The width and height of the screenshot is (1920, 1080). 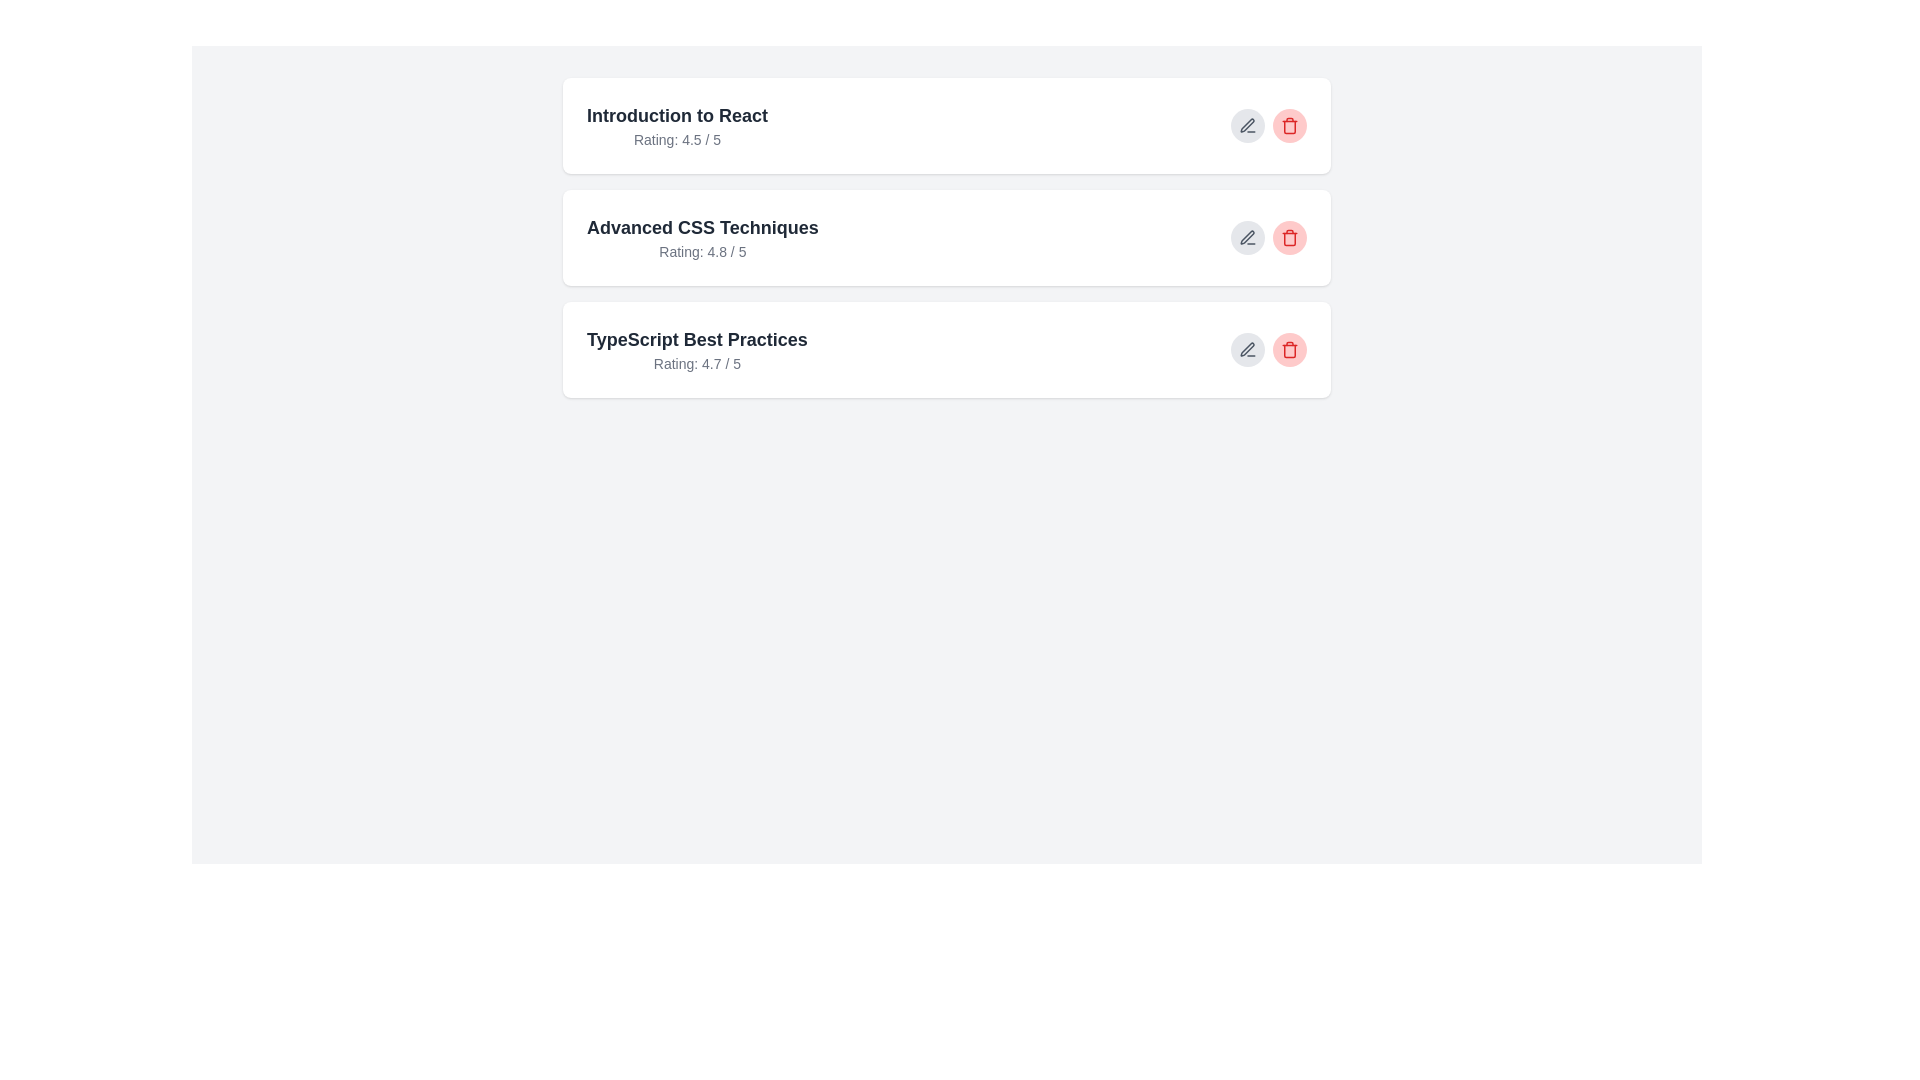 I want to click on the delete button located to the right of the 'Advanced CSS Techniques' list entry, so click(x=1290, y=237).